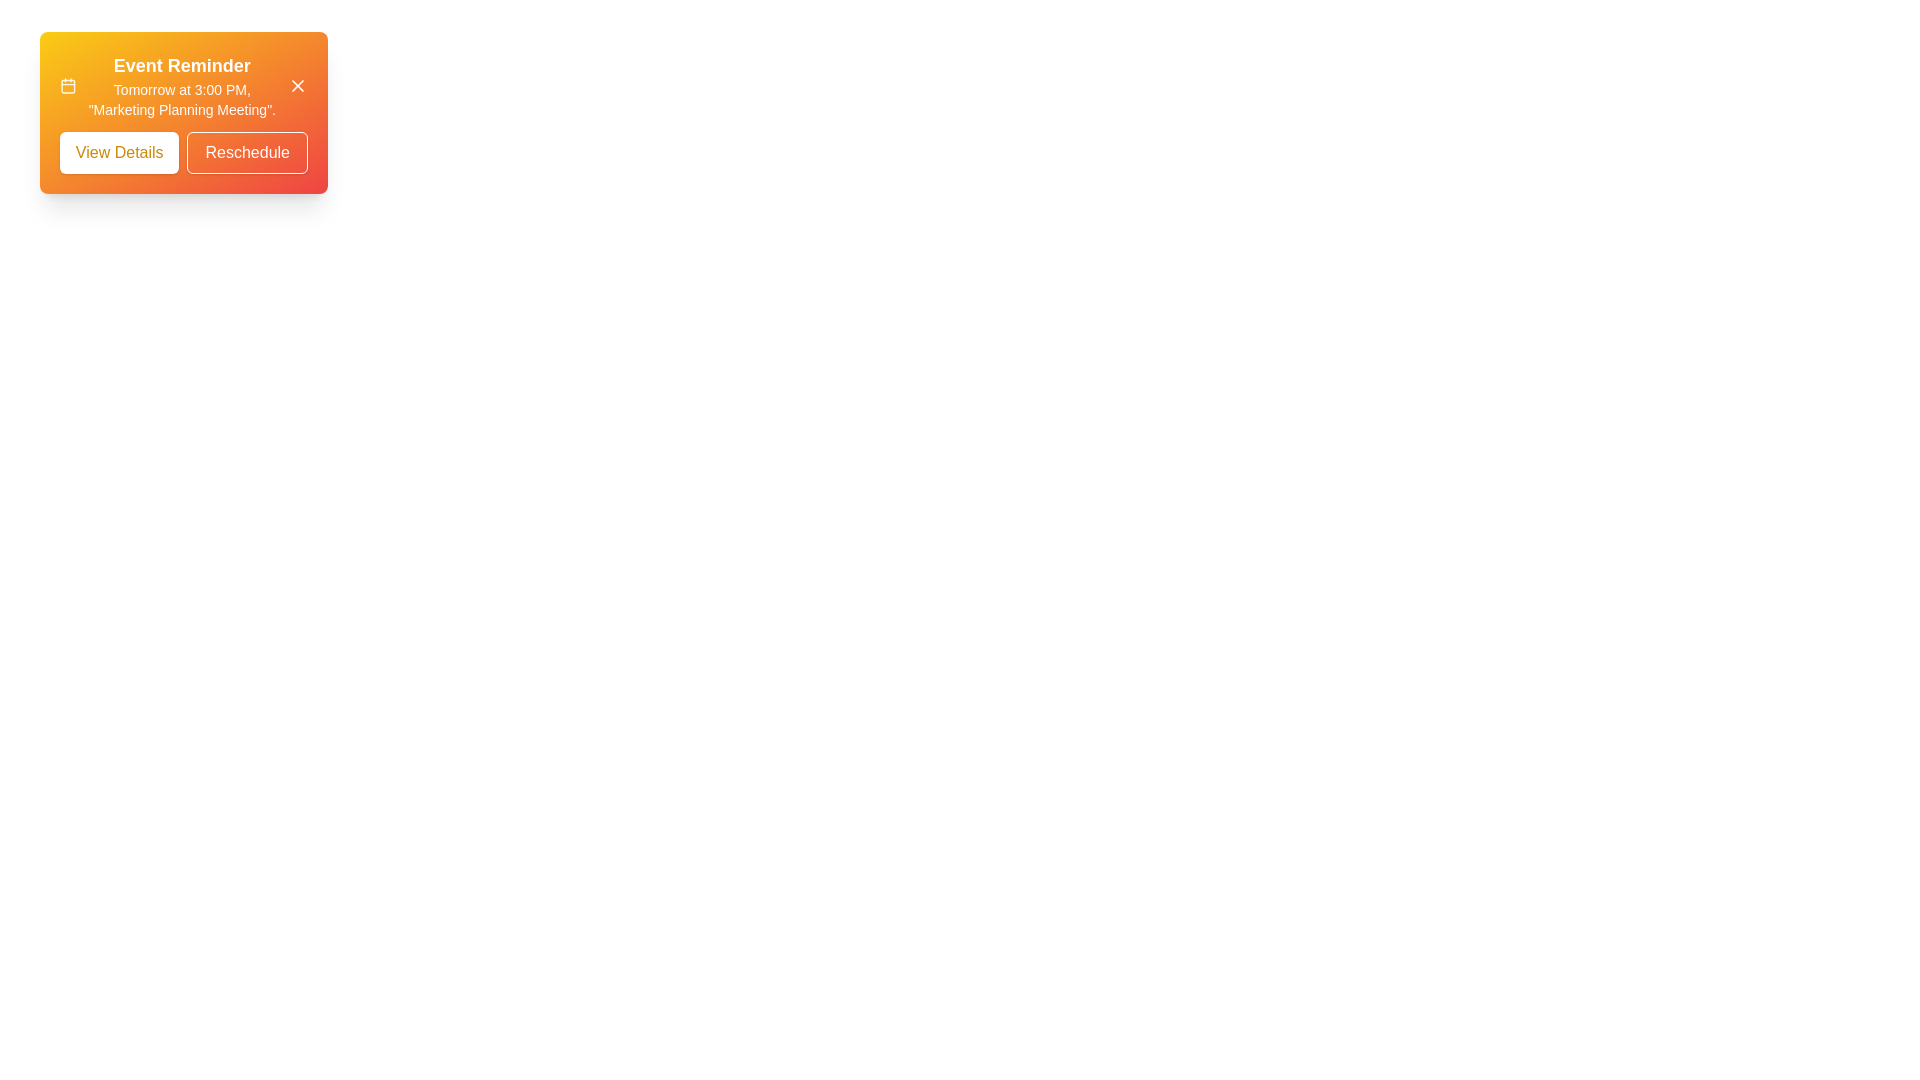 The image size is (1920, 1080). What do you see at coordinates (296, 84) in the screenshot?
I see `the close button of the EventReminderSnackbar component` at bounding box center [296, 84].